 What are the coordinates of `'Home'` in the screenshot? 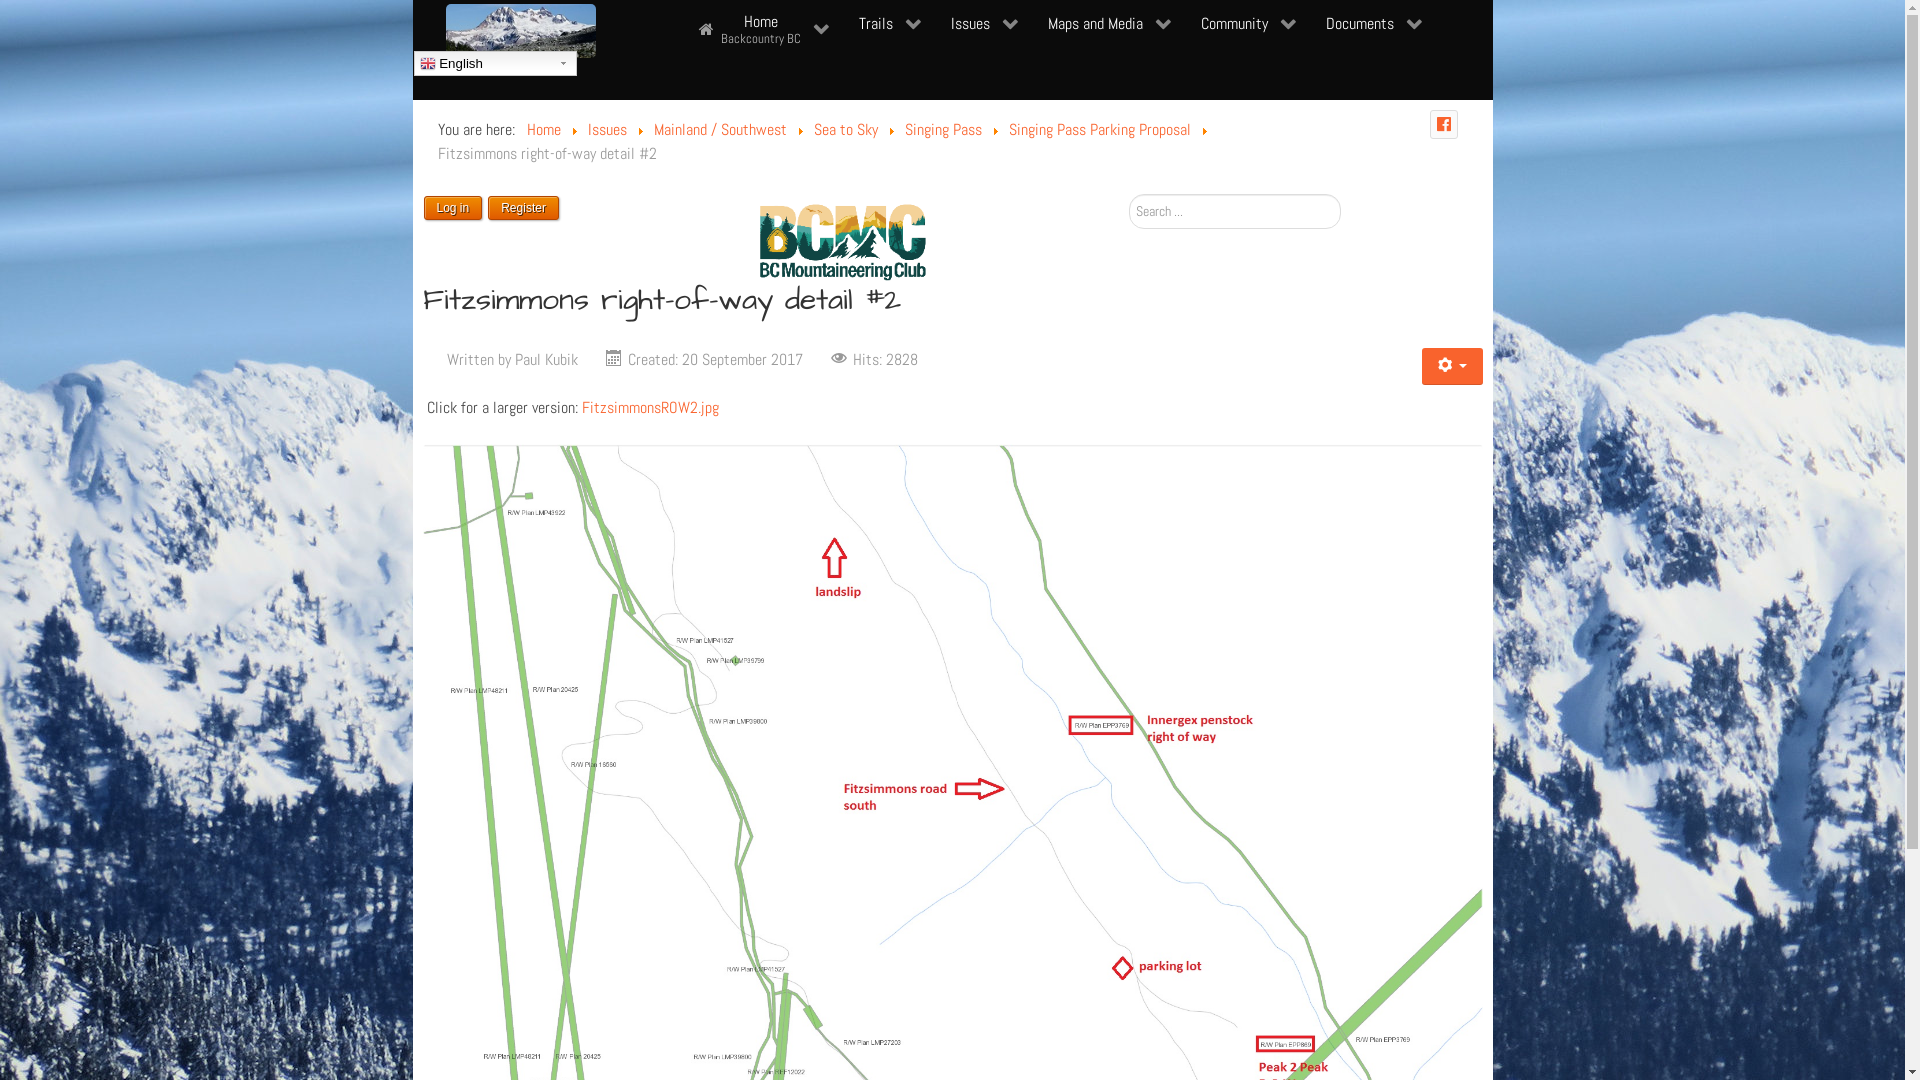 It's located at (542, 129).